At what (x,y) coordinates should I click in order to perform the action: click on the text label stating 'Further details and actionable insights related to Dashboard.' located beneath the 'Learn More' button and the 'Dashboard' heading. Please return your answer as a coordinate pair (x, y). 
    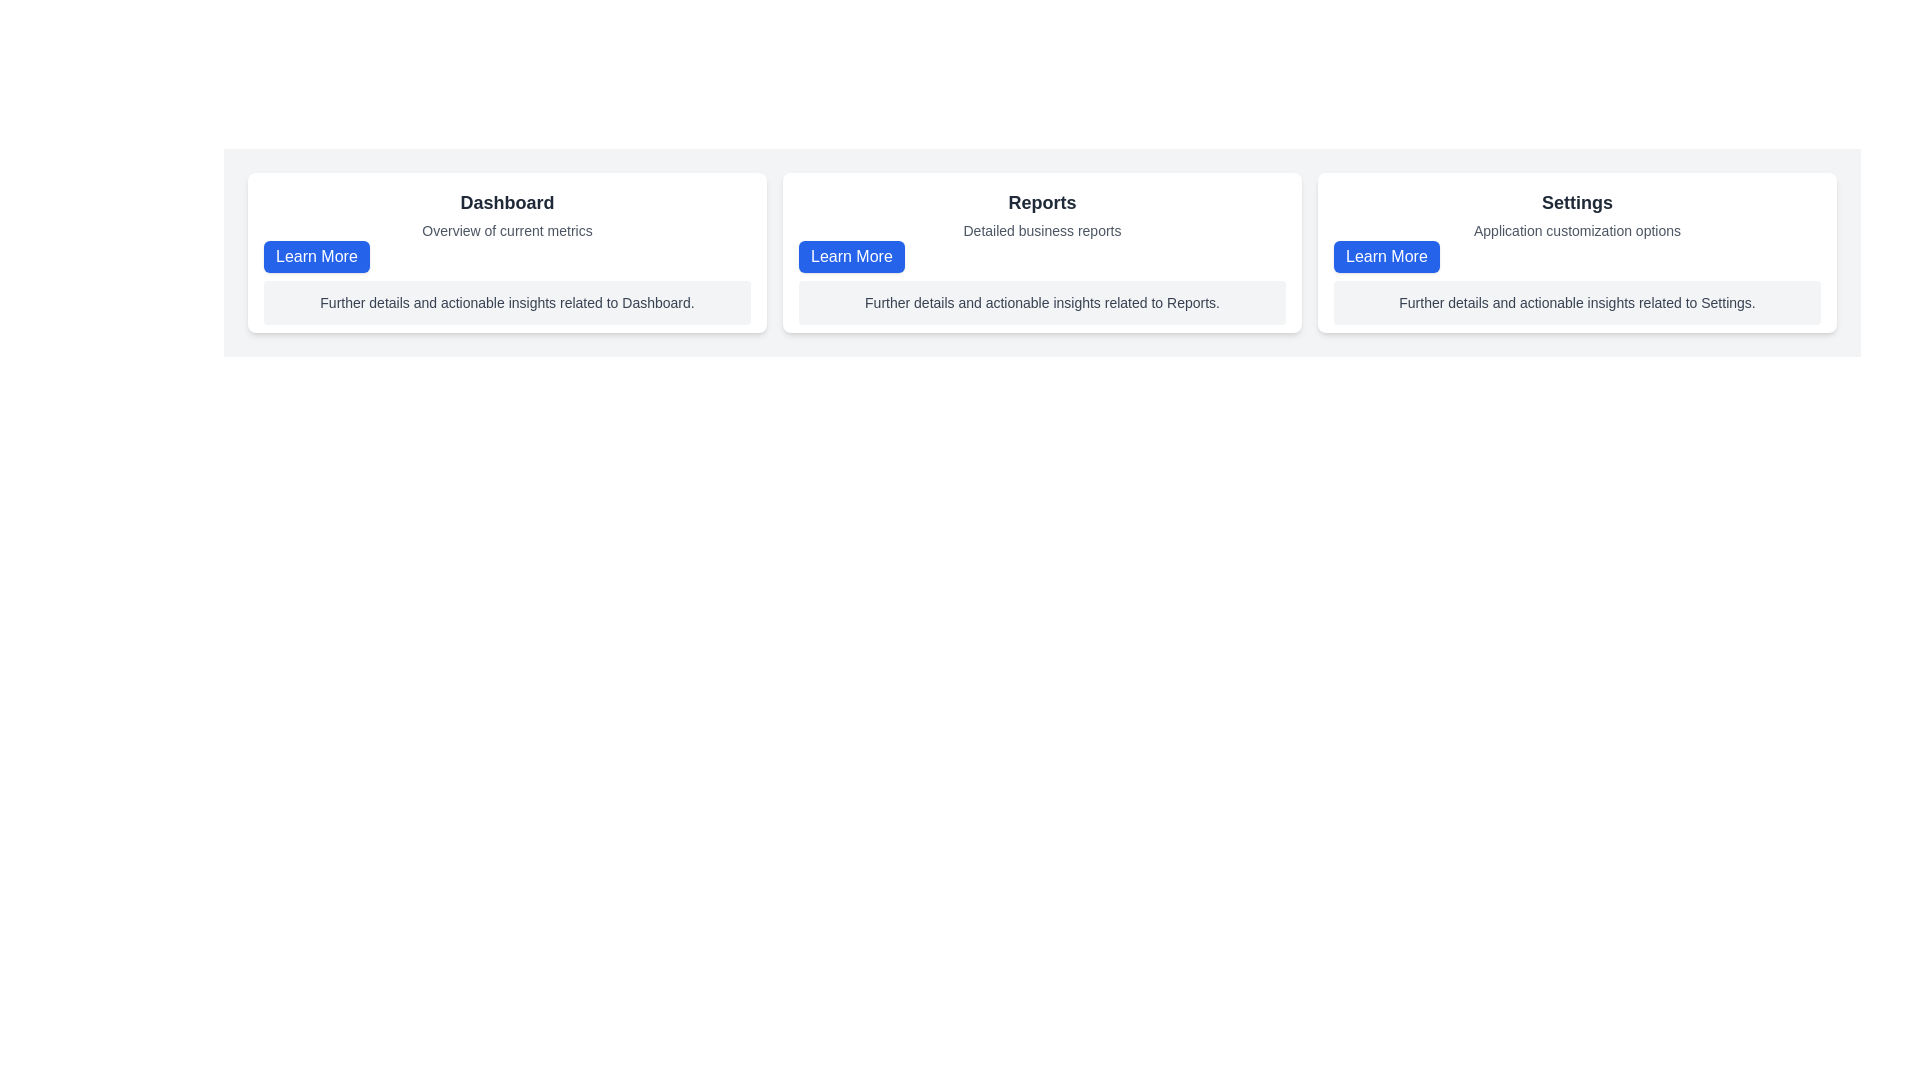
    Looking at the image, I should click on (507, 303).